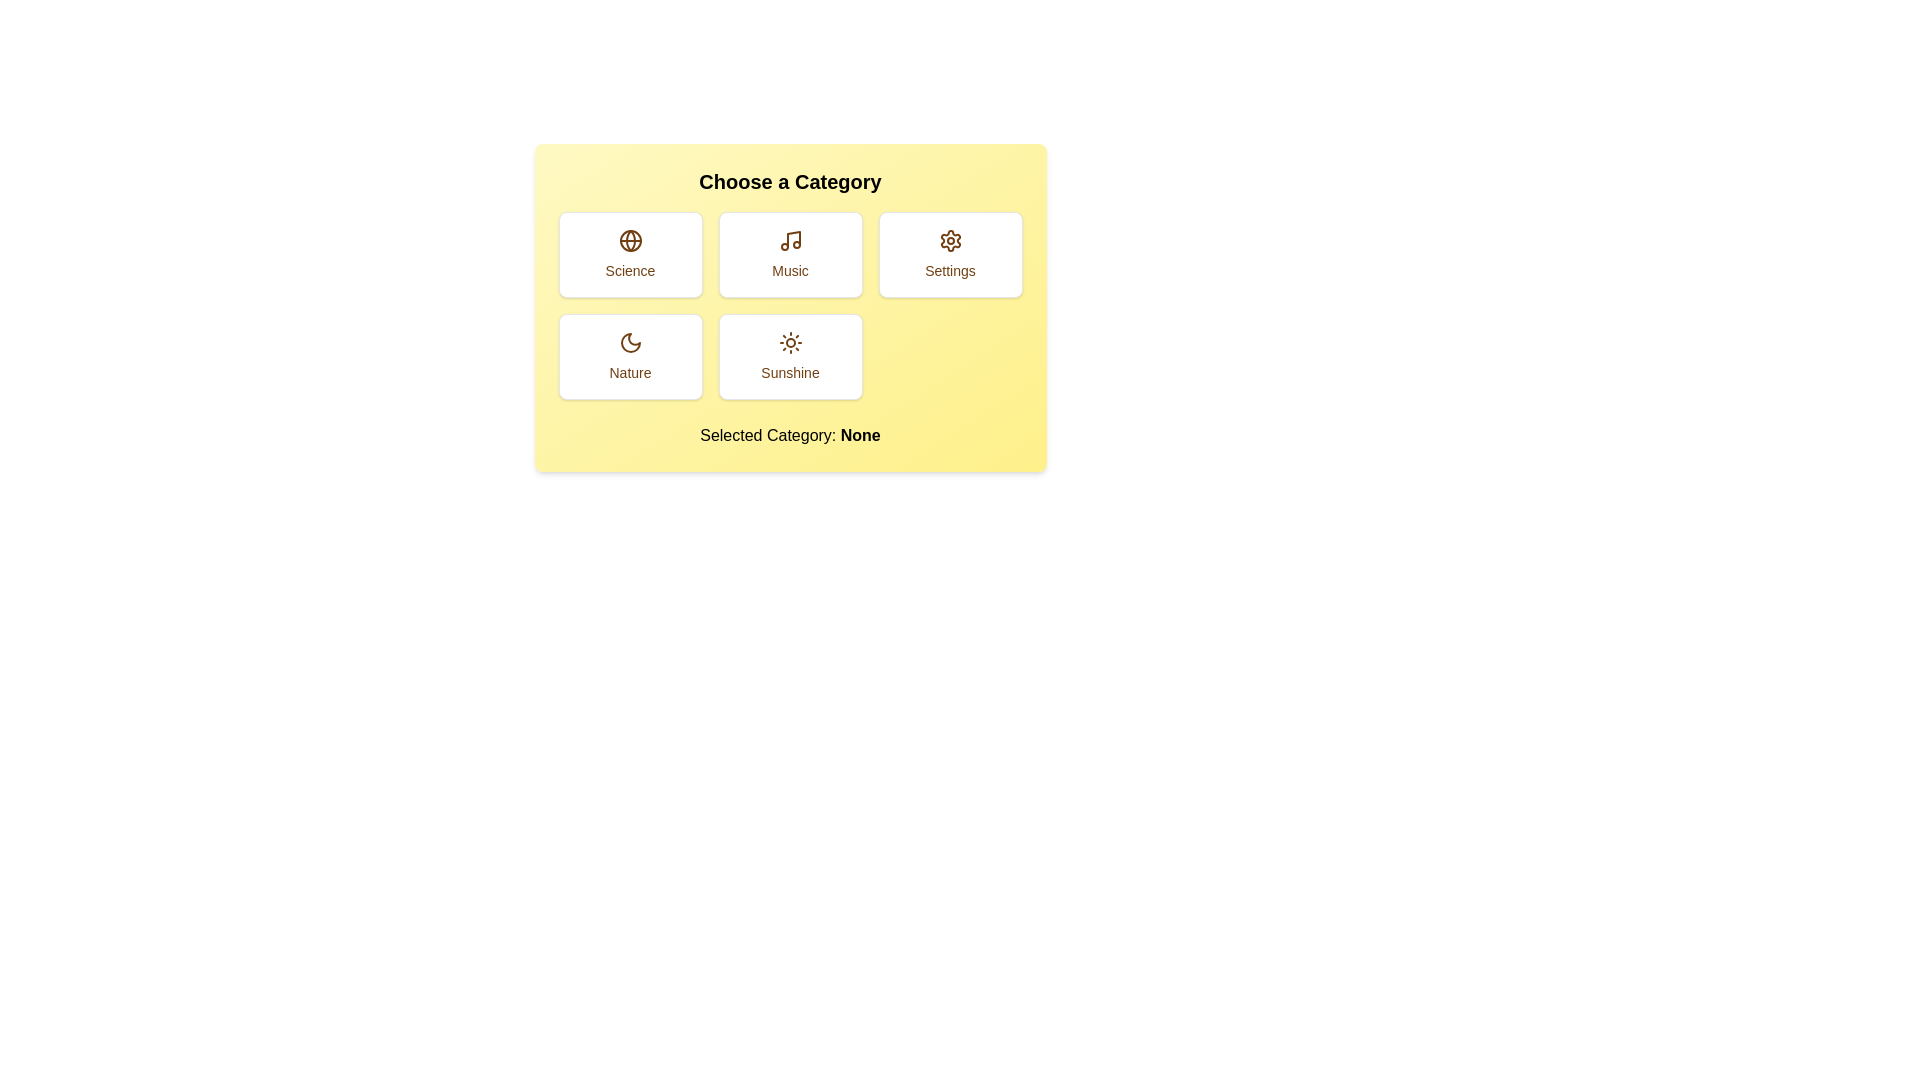 This screenshot has width=1920, height=1080. Describe the element at coordinates (629, 373) in the screenshot. I see `the 'Nature' label inside the card located in the lower-left area of the category options grid, which contains a moon icon above the text` at that location.